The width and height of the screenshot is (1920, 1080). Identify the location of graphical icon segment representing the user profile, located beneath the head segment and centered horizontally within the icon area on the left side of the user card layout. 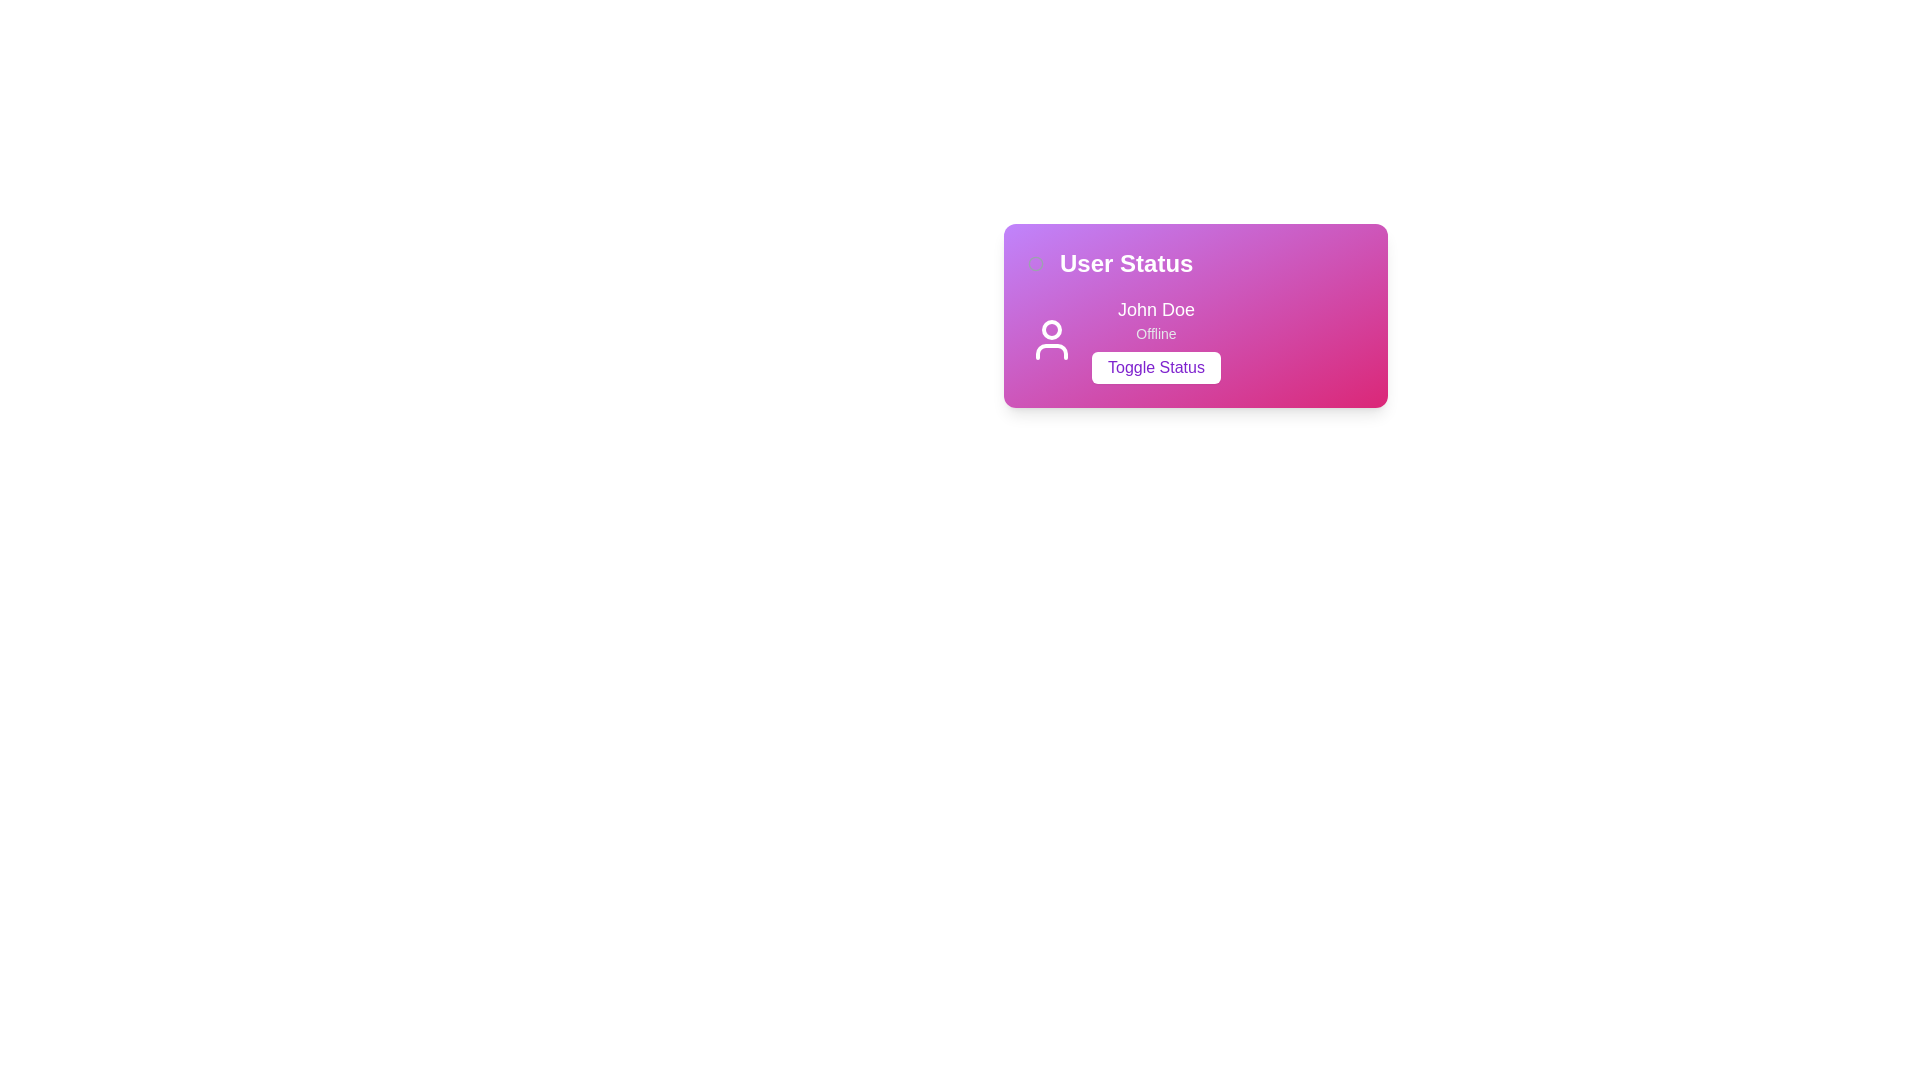
(1050, 350).